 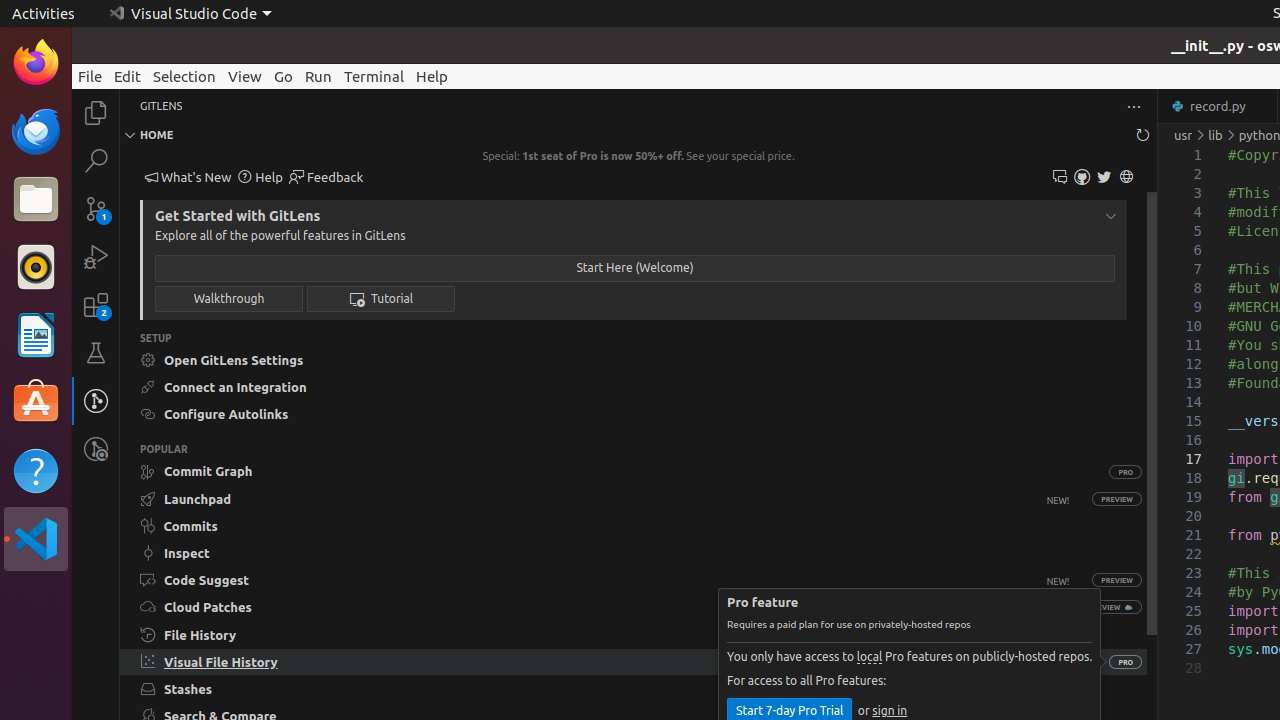 What do you see at coordinates (374, 75) in the screenshot?
I see `'Terminal'` at bounding box center [374, 75].